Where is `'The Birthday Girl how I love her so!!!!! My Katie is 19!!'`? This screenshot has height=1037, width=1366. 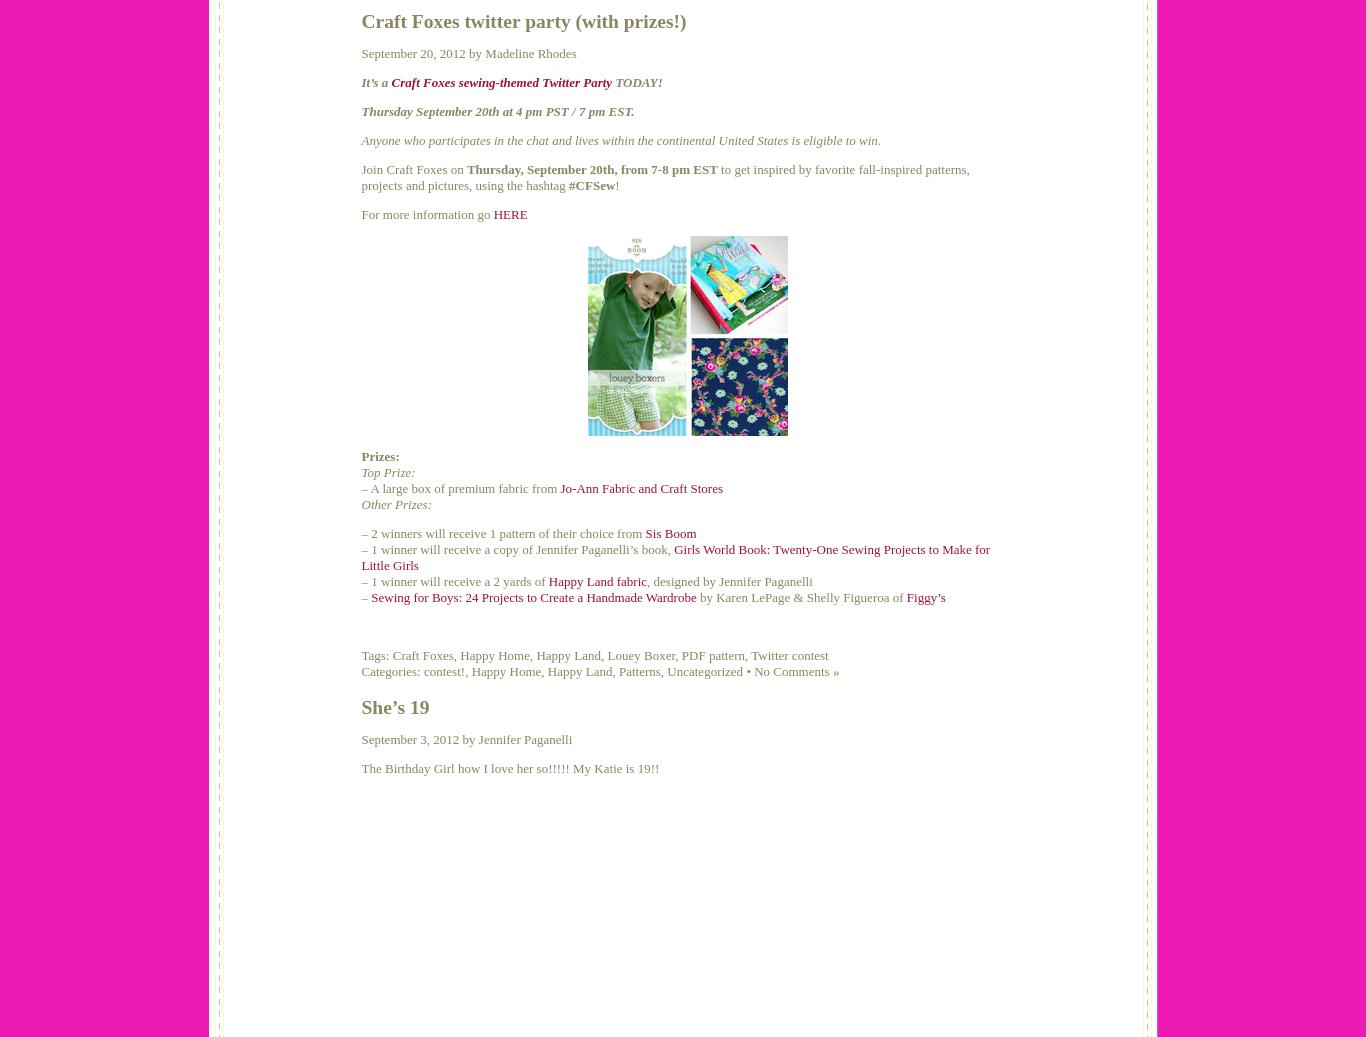
'The Birthday Girl how I love her so!!!!! My Katie is 19!!' is located at coordinates (510, 767).